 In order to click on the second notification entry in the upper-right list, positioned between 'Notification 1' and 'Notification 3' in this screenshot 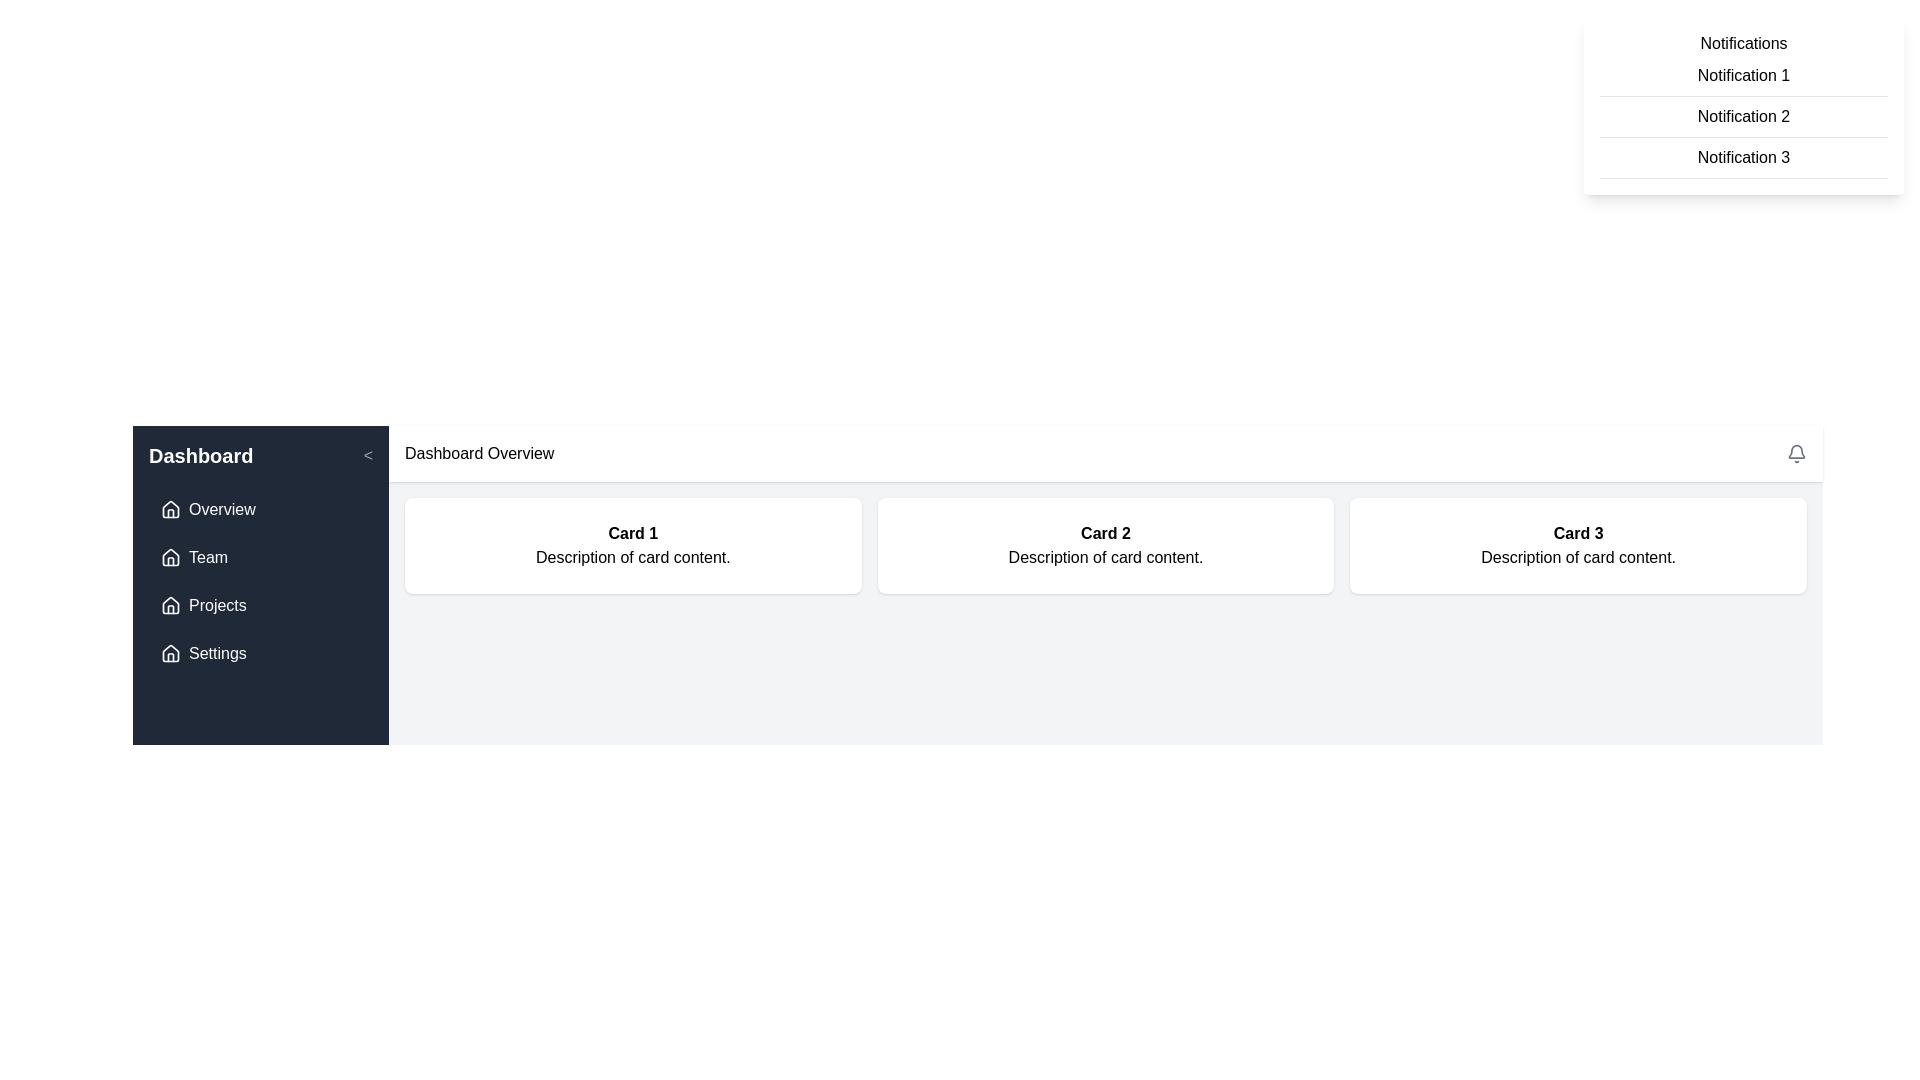, I will do `click(1742, 117)`.